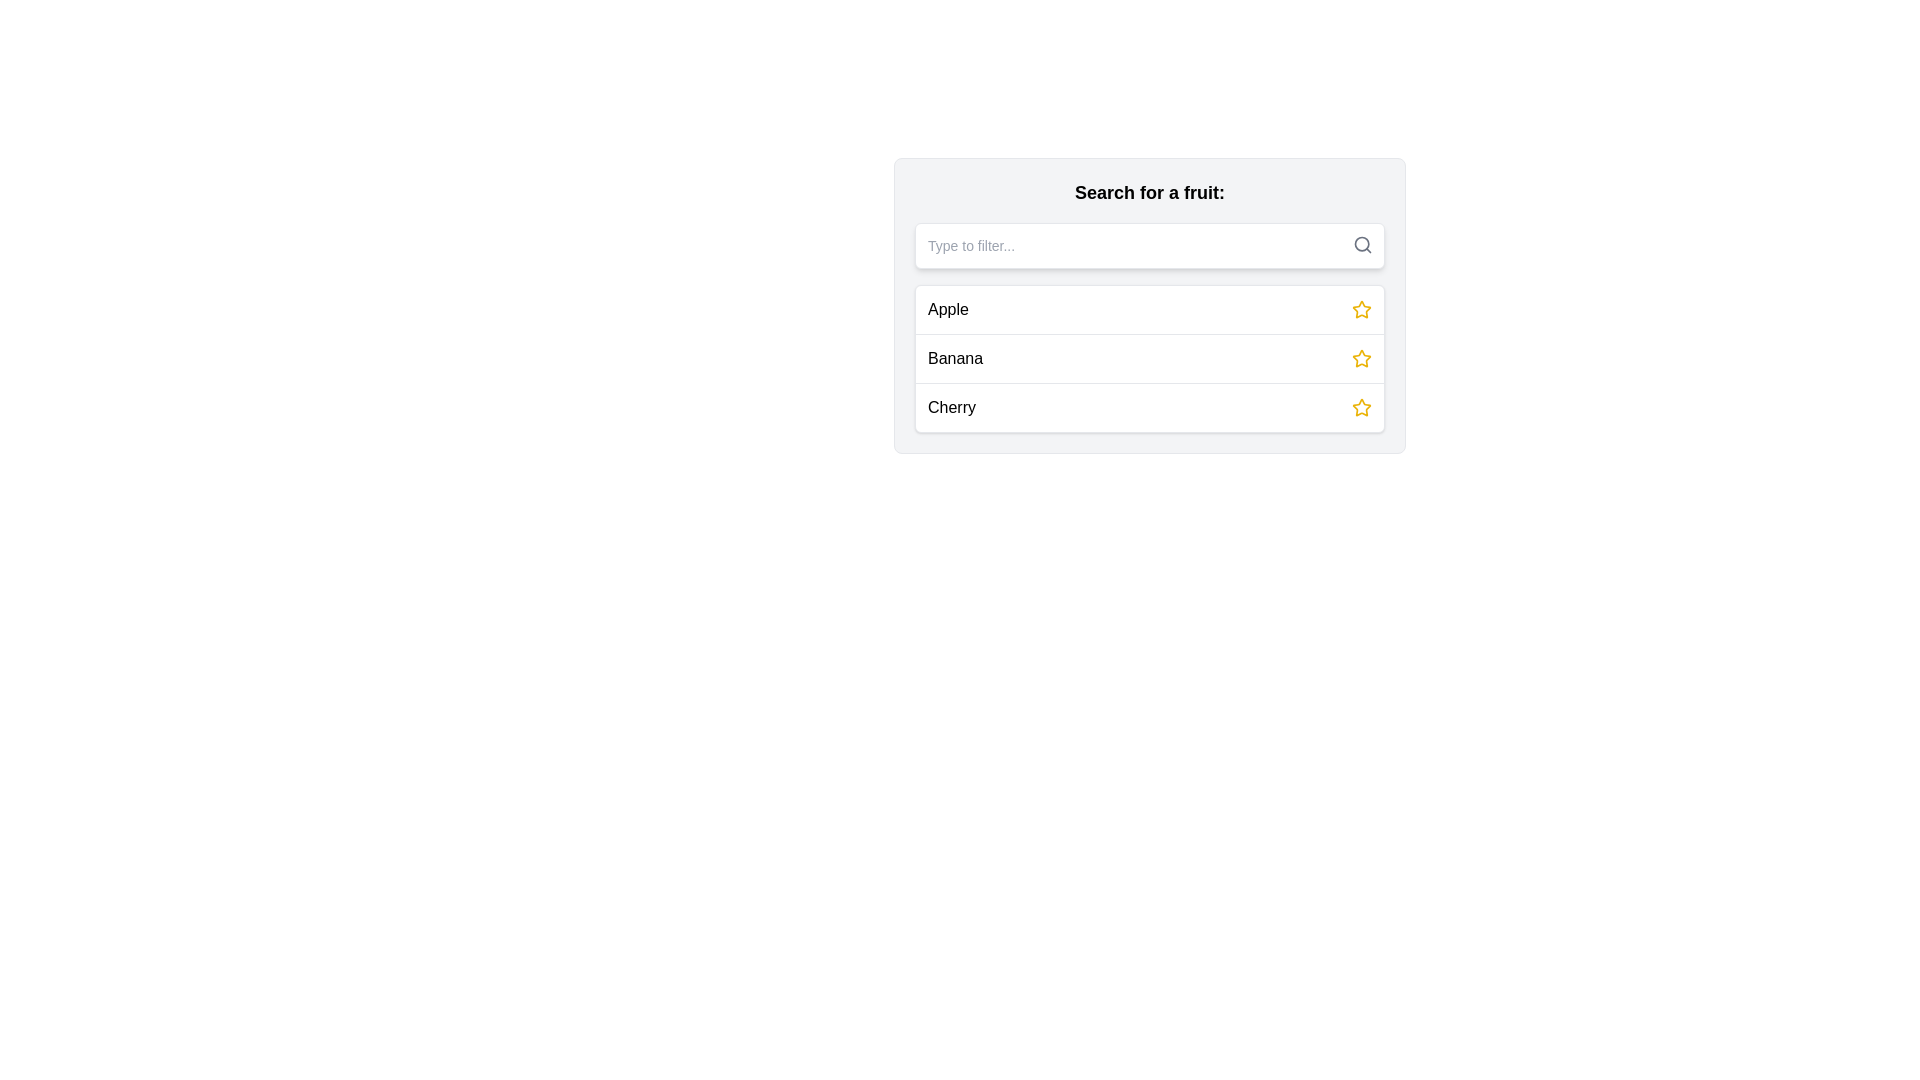 The width and height of the screenshot is (1920, 1080). What do you see at coordinates (1360, 357) in the screenshot?
I see `the second star-shaped icon with a yellow border, located to the right of the 'Banana' label` at bounding box center [1360, 357].